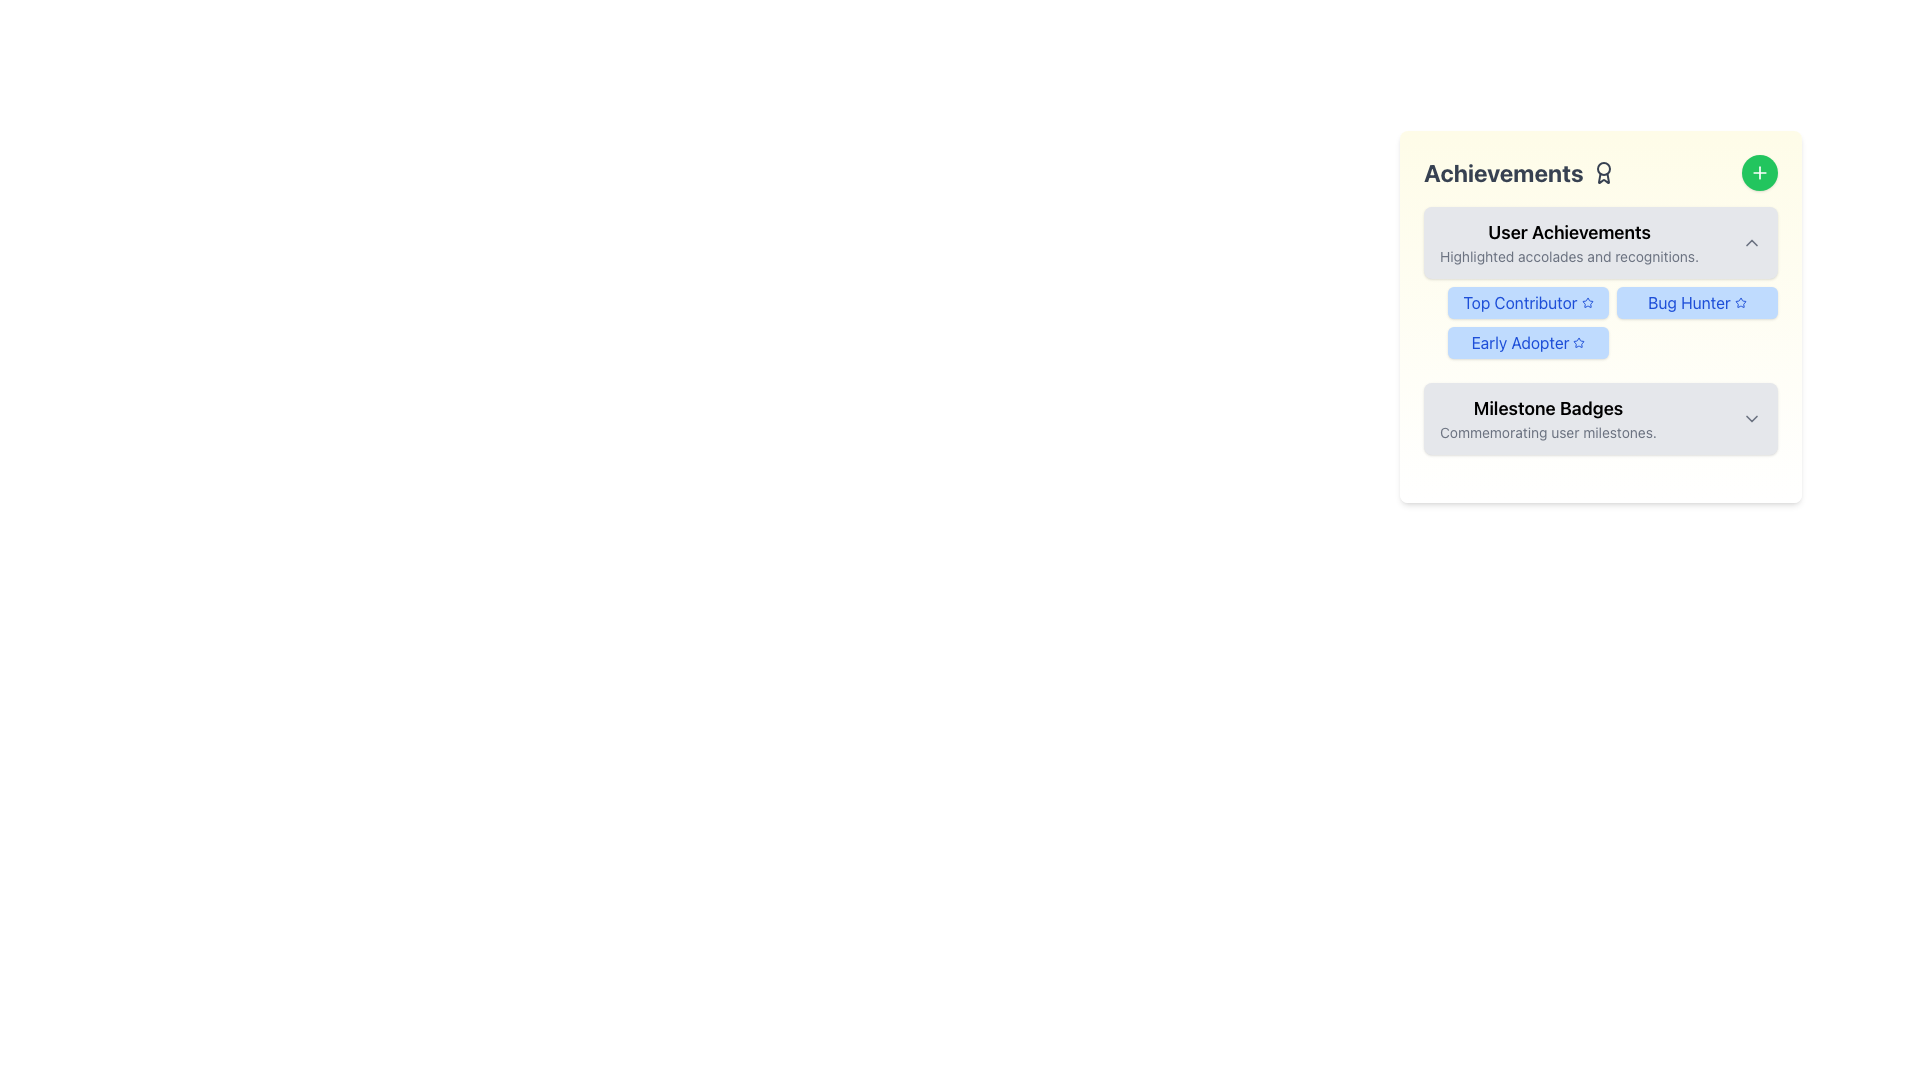 The image size is (1920, 1080). I want to click on the Collapsible Section Header in the Achievements section, so click(1601, 418).